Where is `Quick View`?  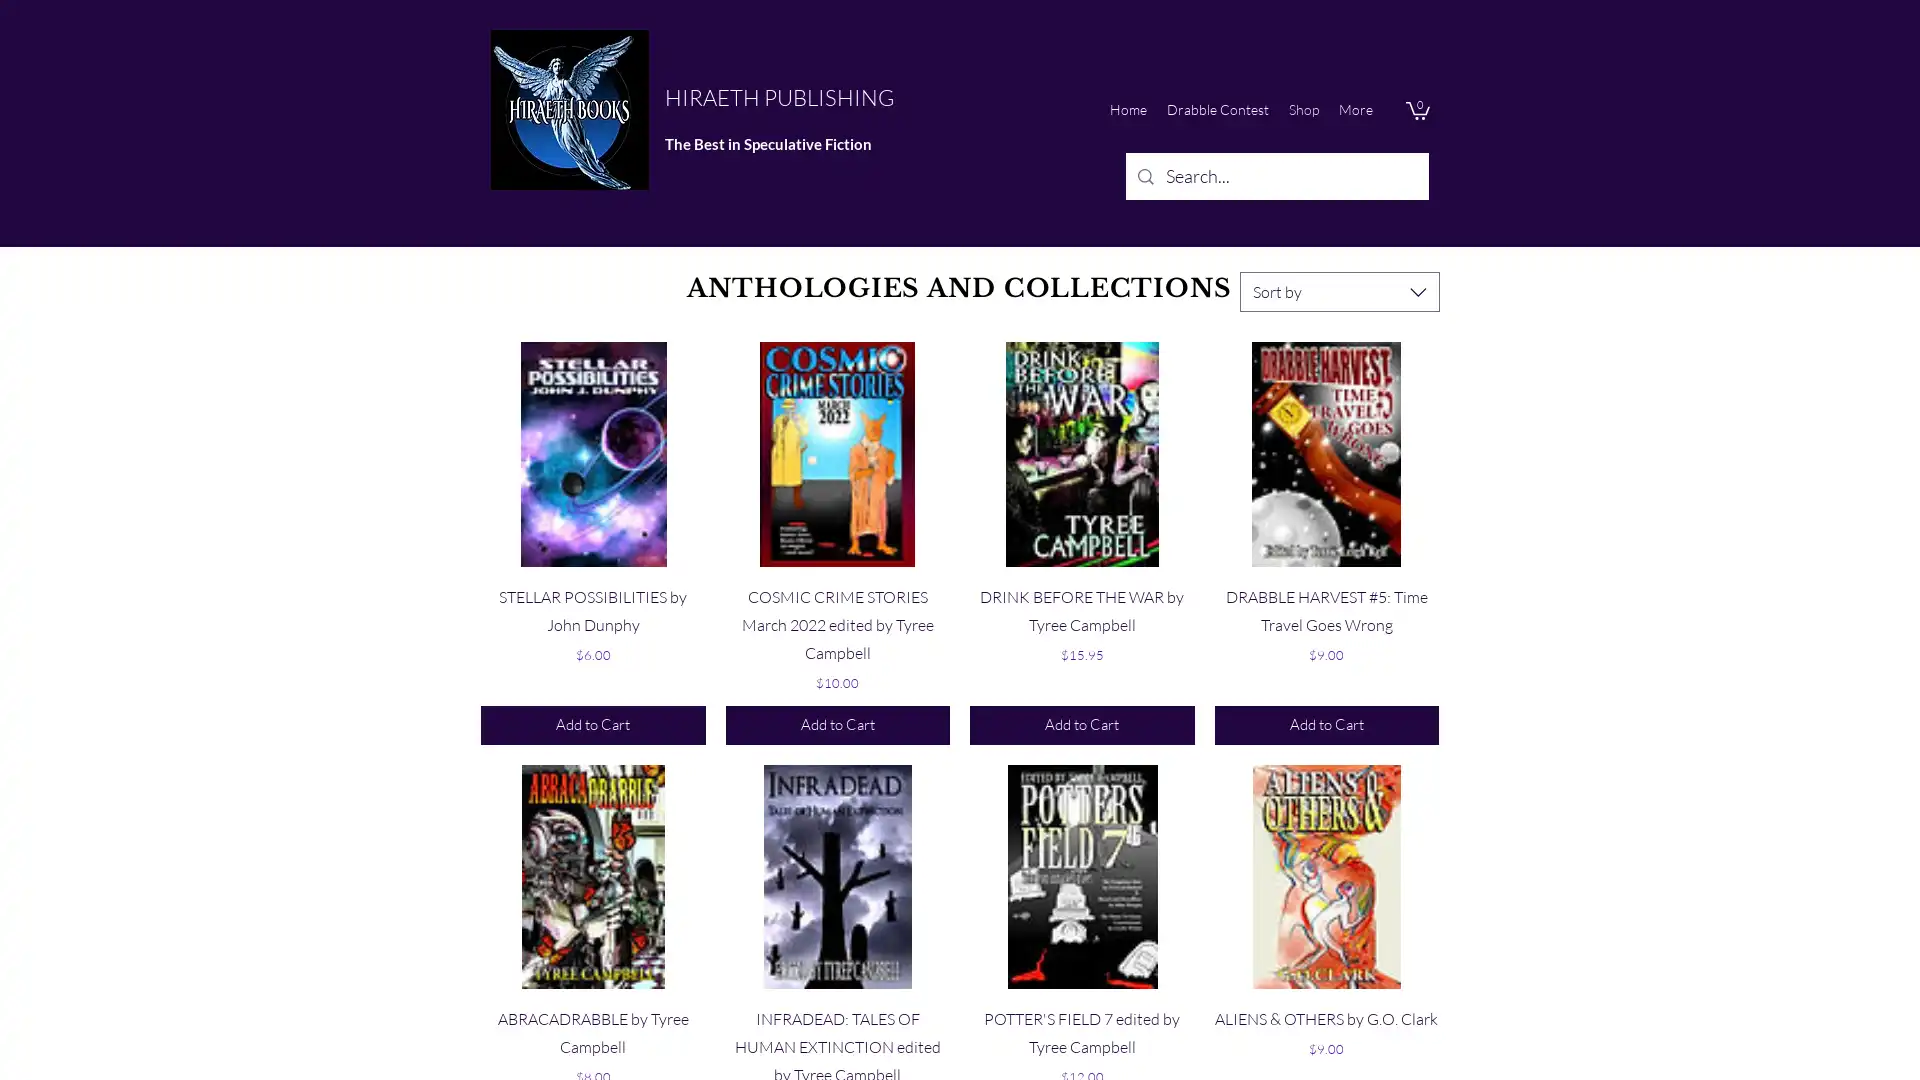 Quick View is located at coordinates (1080, 589).